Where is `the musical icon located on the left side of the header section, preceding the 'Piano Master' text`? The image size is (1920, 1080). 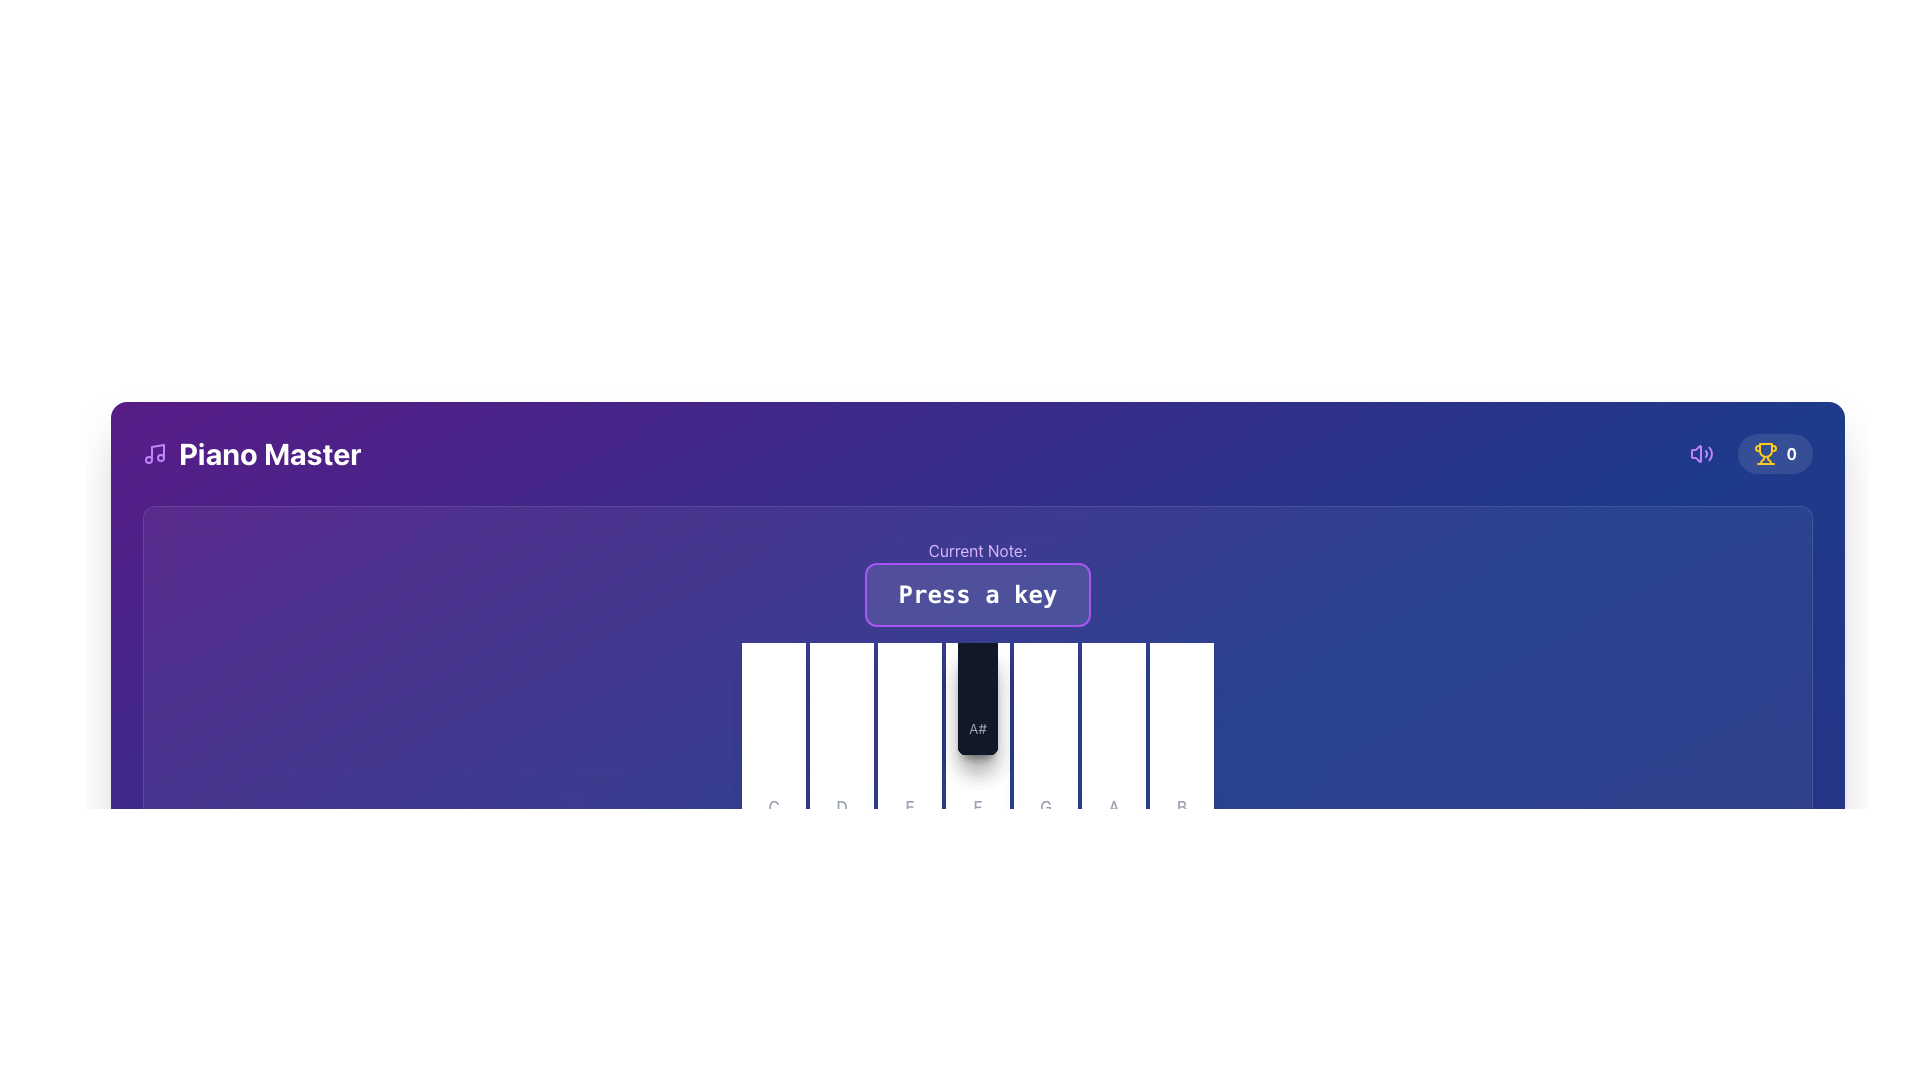 the musical icon located on the left side of the header section, preceding the 'Piano Master' text is located at coordinates (153, 454).